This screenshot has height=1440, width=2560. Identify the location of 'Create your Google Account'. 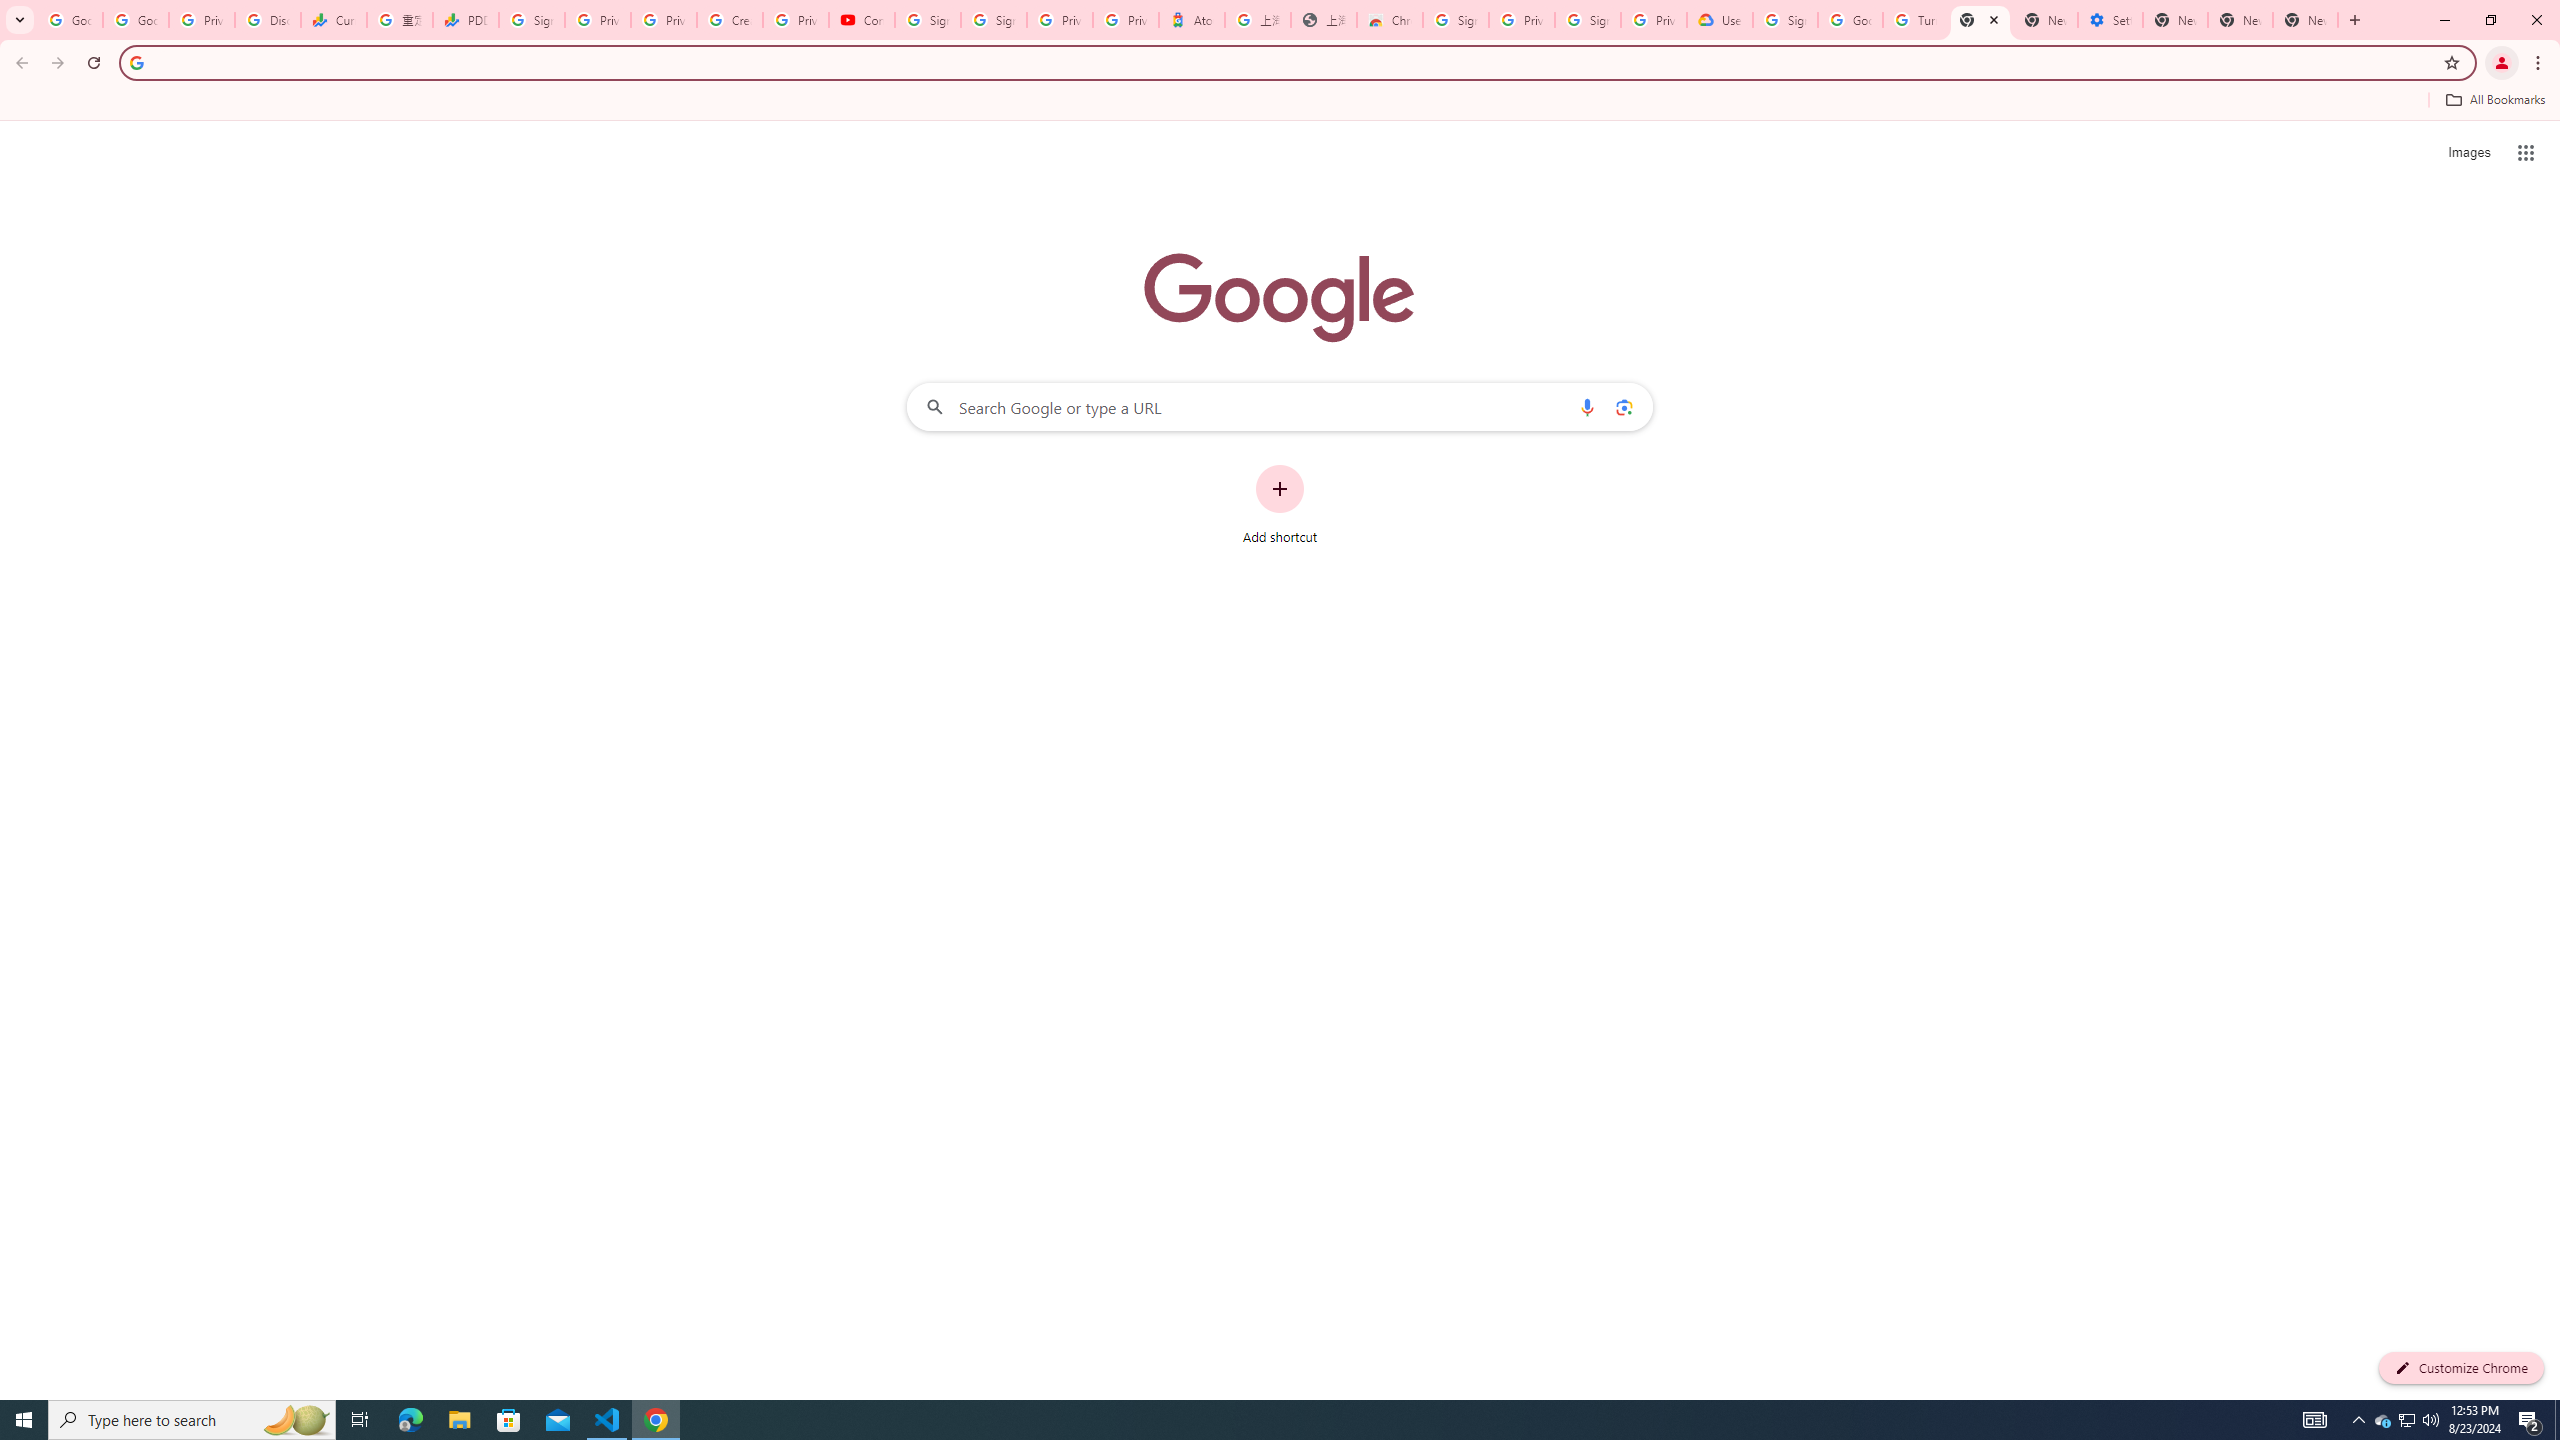
(729, 19).